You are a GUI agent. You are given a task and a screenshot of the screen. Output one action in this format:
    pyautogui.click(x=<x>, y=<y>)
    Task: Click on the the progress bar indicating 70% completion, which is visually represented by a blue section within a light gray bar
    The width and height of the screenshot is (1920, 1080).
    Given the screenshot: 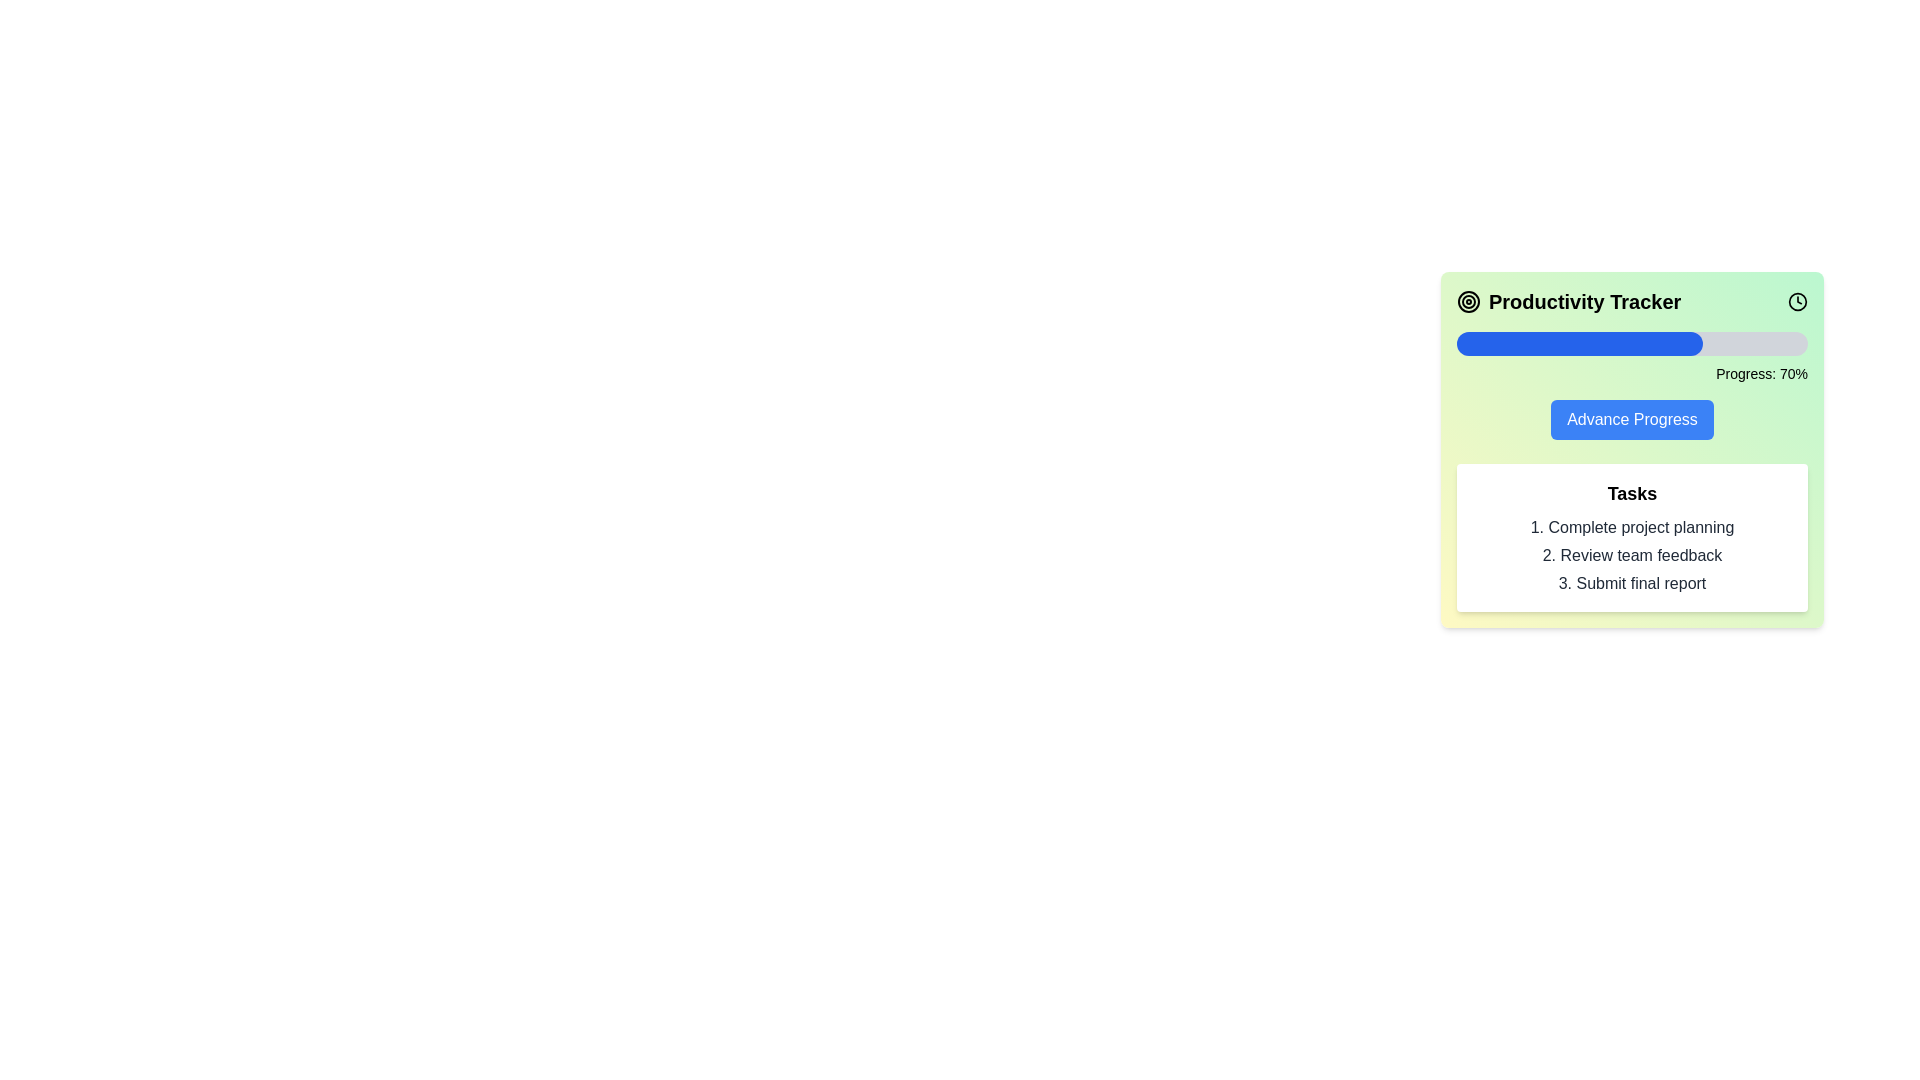 What is the action you would take?
    pyautogui.click(x=1578, y=342)
    